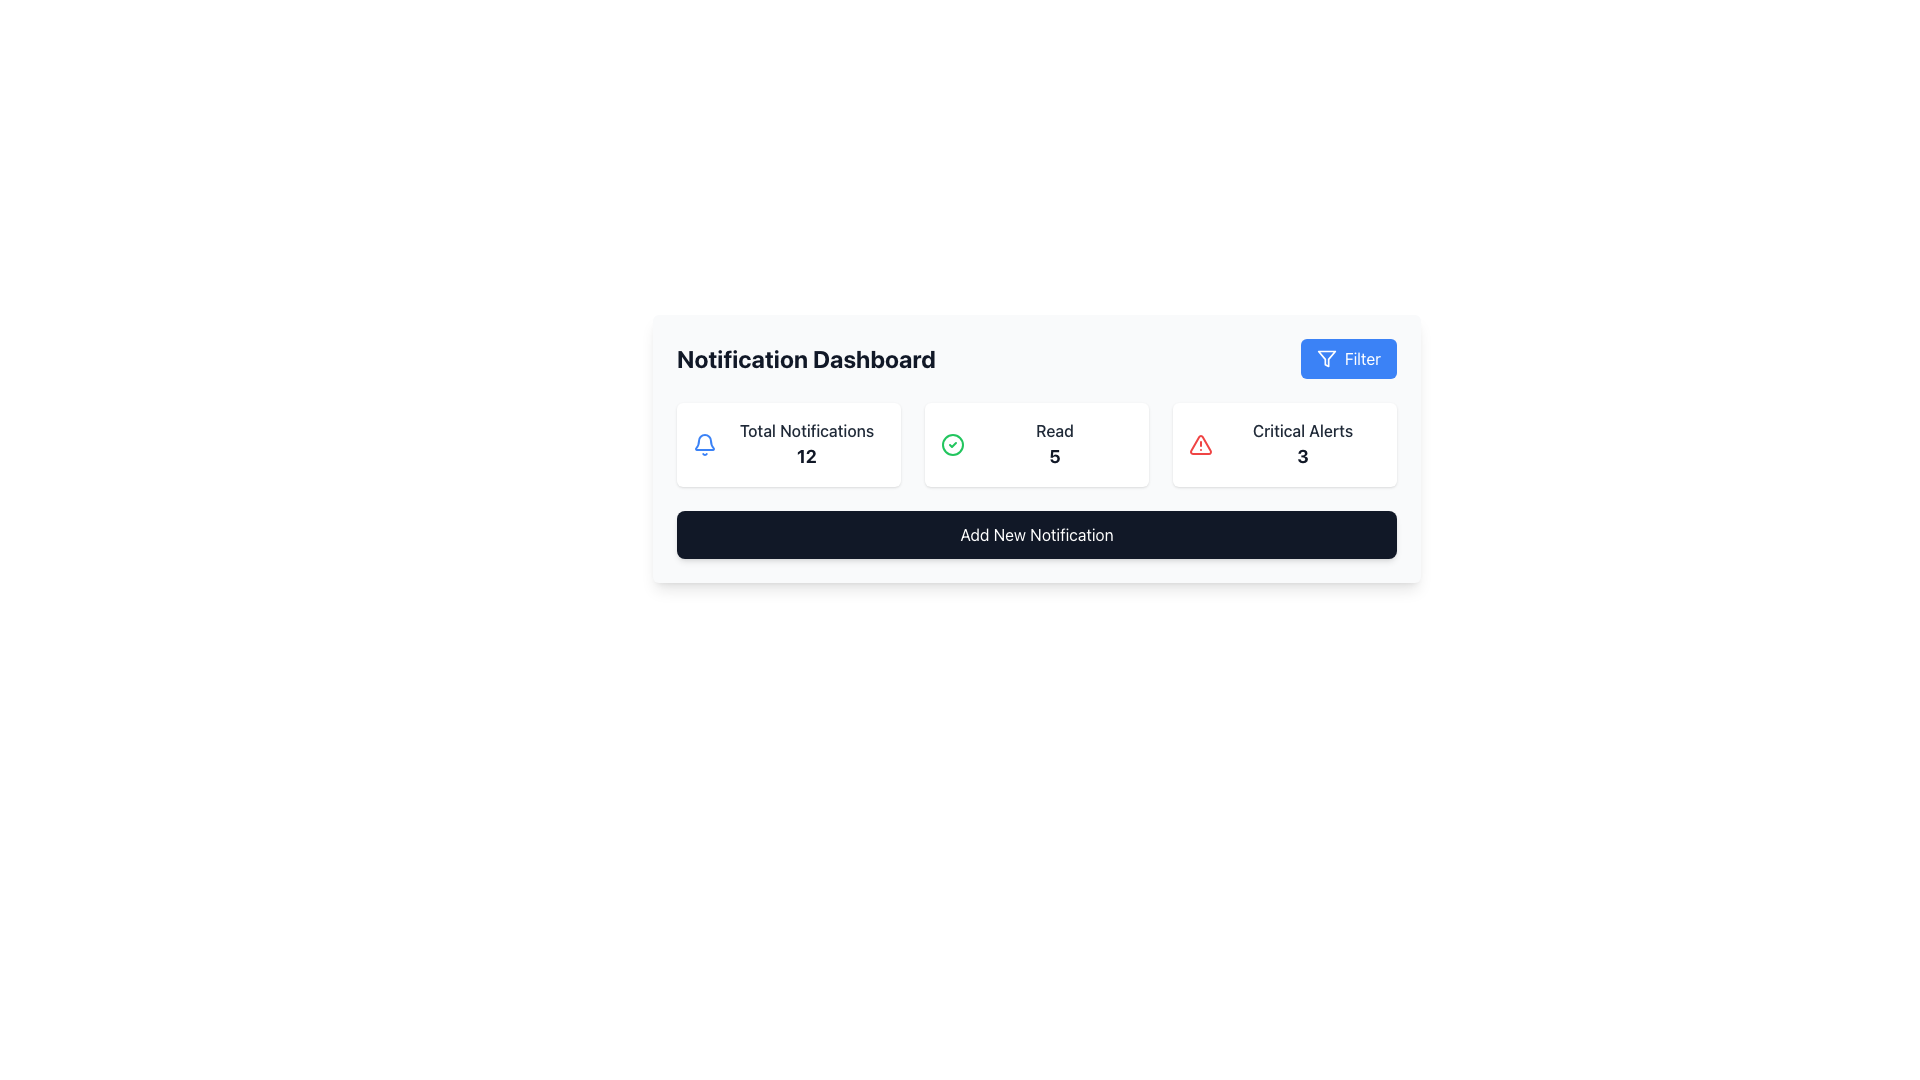 Image resolution: width=1920 pixels, height=1080 pixels. Describe the element at coordinates (1054, 430) in the screenshot. I see `the Text Label that indicates the count of 'Read' notifications, located in the middle section of the notification status panel, above the numerical value '5'` at that location.